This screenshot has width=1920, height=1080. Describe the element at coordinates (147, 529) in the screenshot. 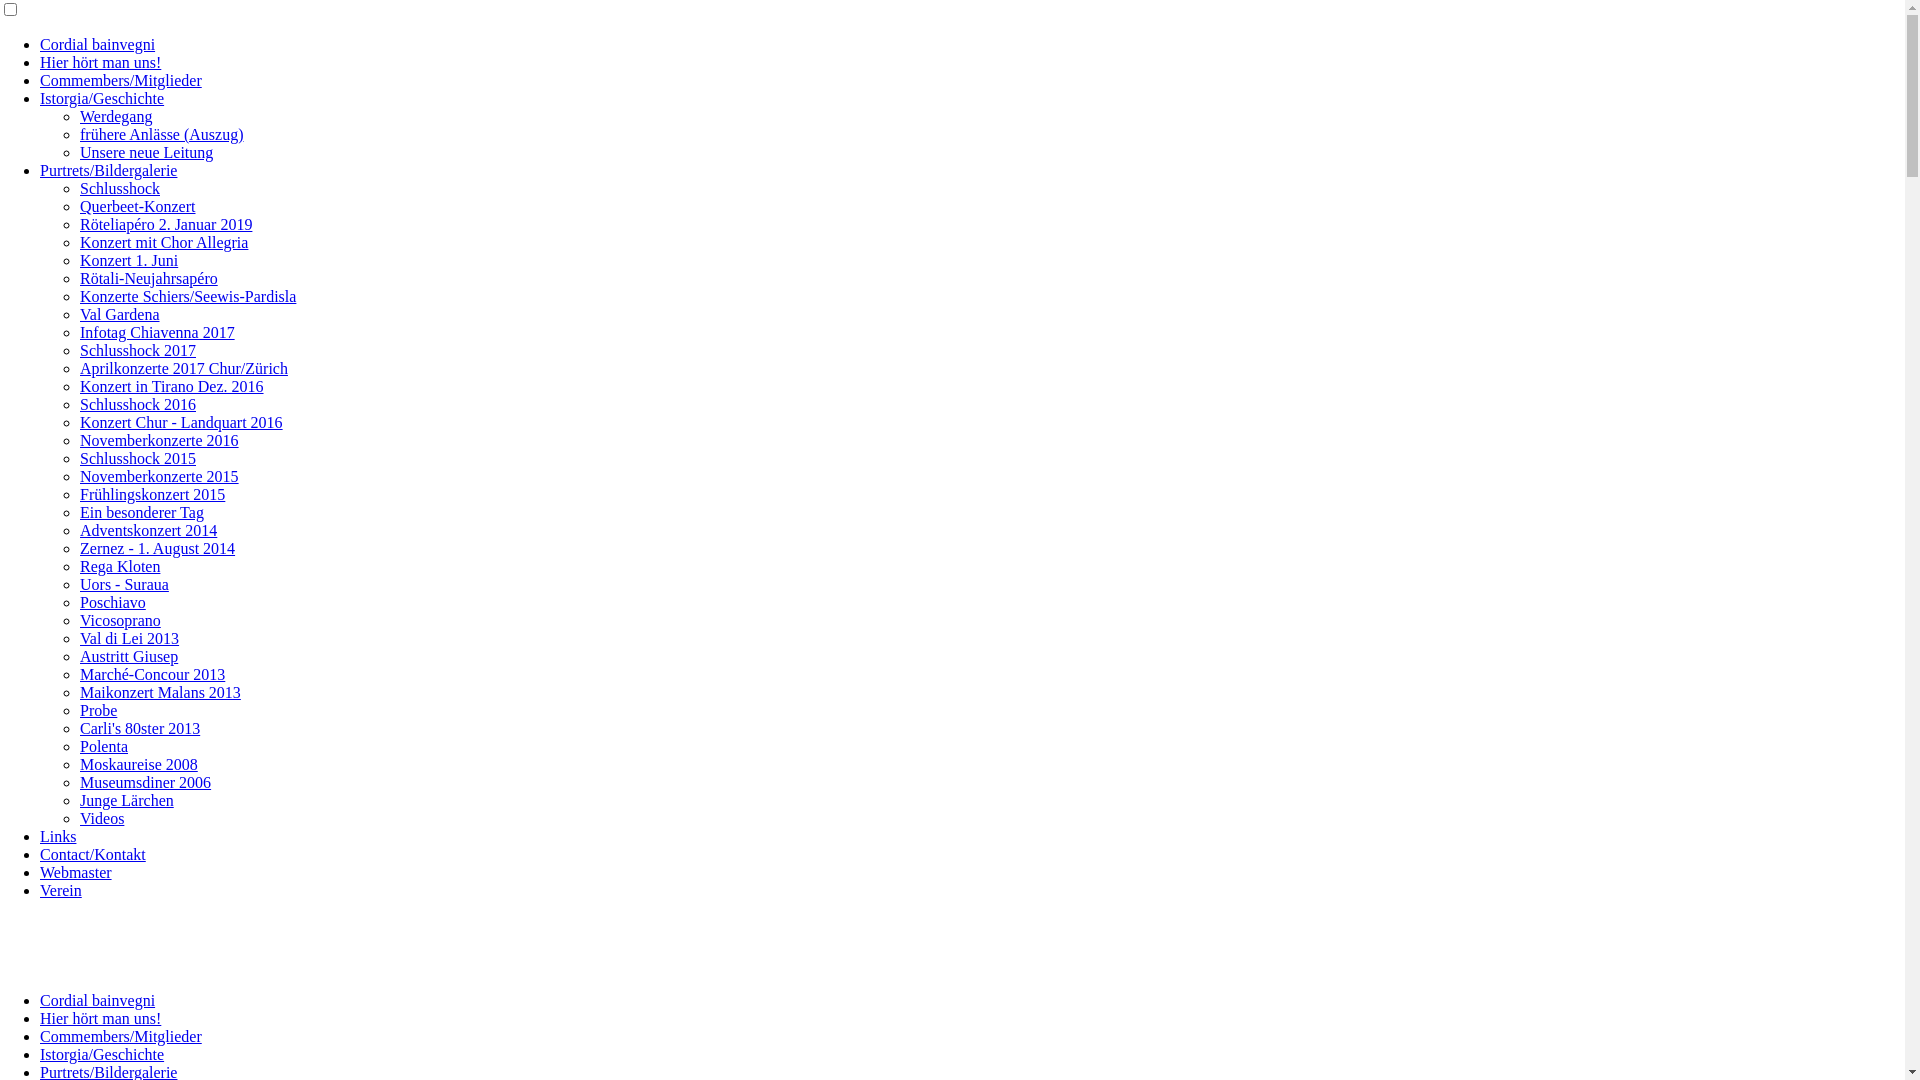

I see `'Adventskonzert 2014'` at that location.